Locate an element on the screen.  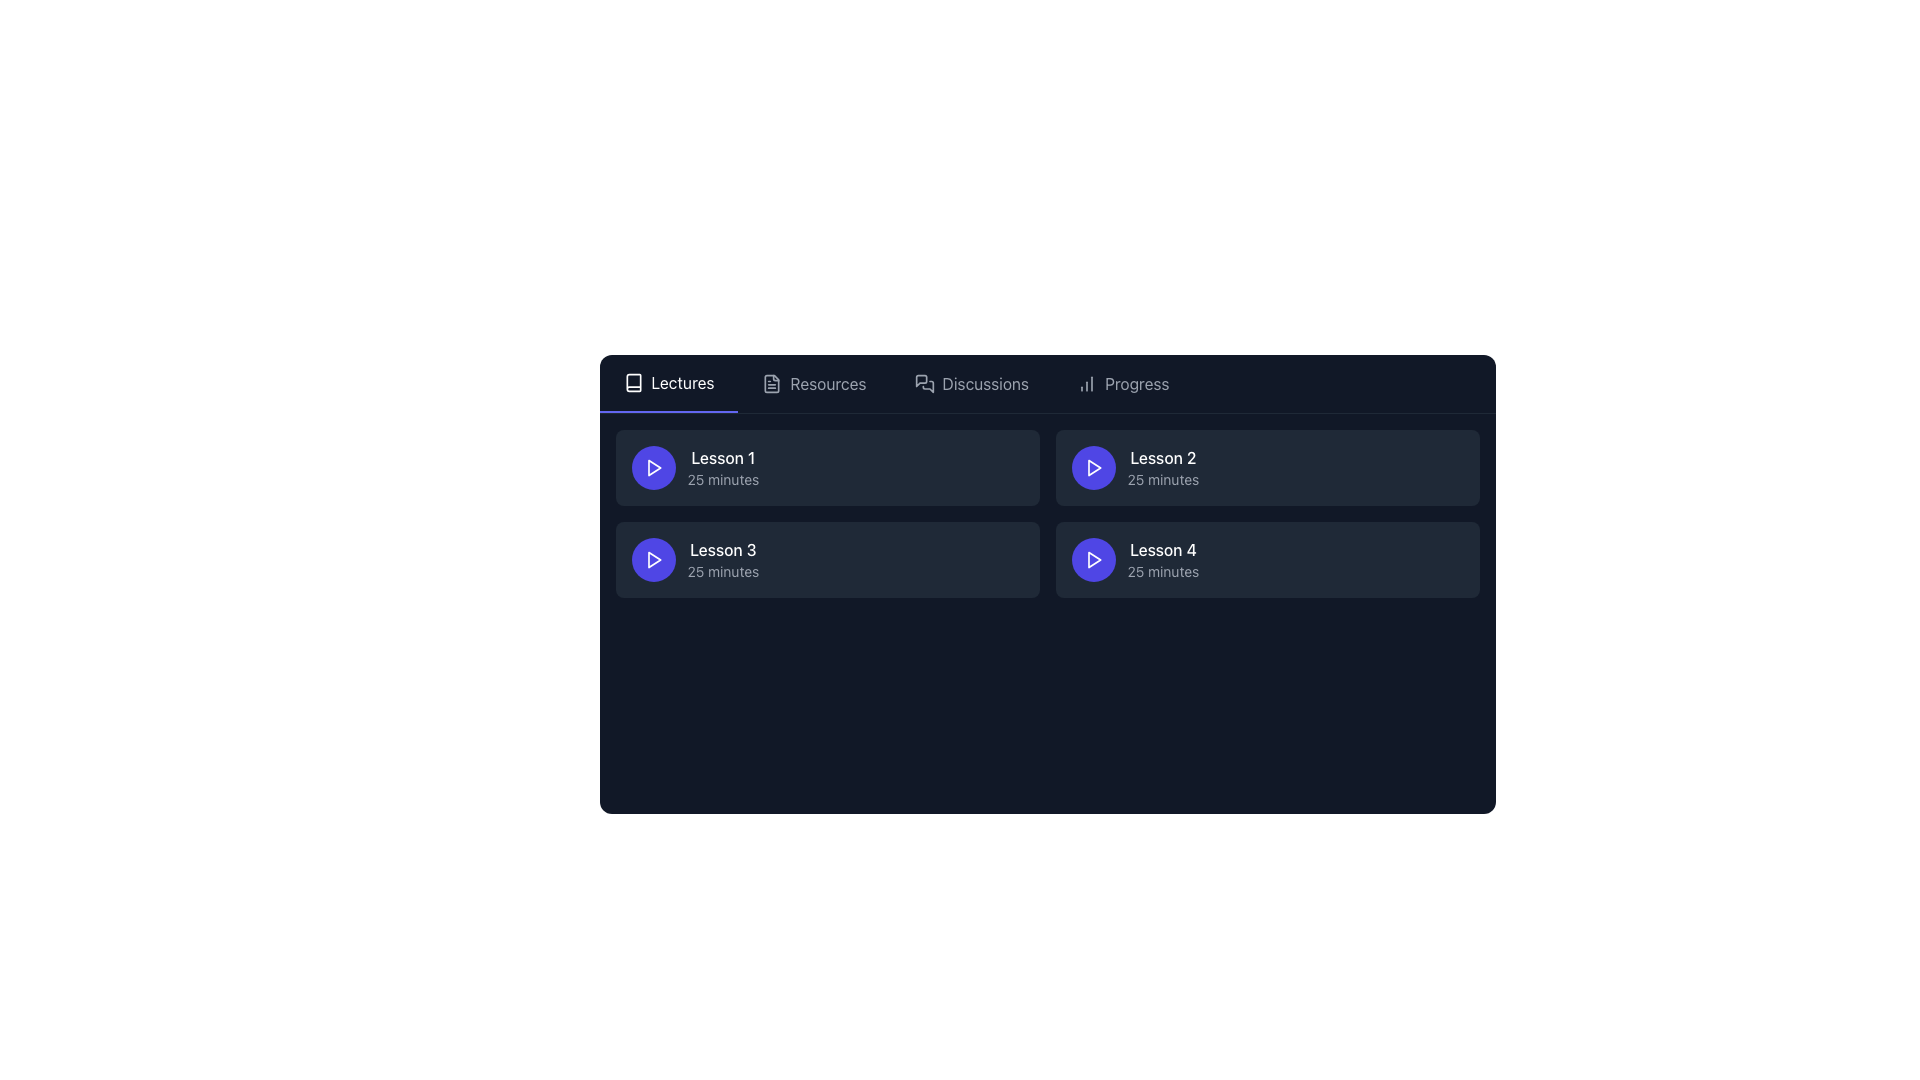
the play button icon located in the top-right of the 'Lesson 2' card to initiate playback of the associated lesson content is located at coordinates (1092, 467).